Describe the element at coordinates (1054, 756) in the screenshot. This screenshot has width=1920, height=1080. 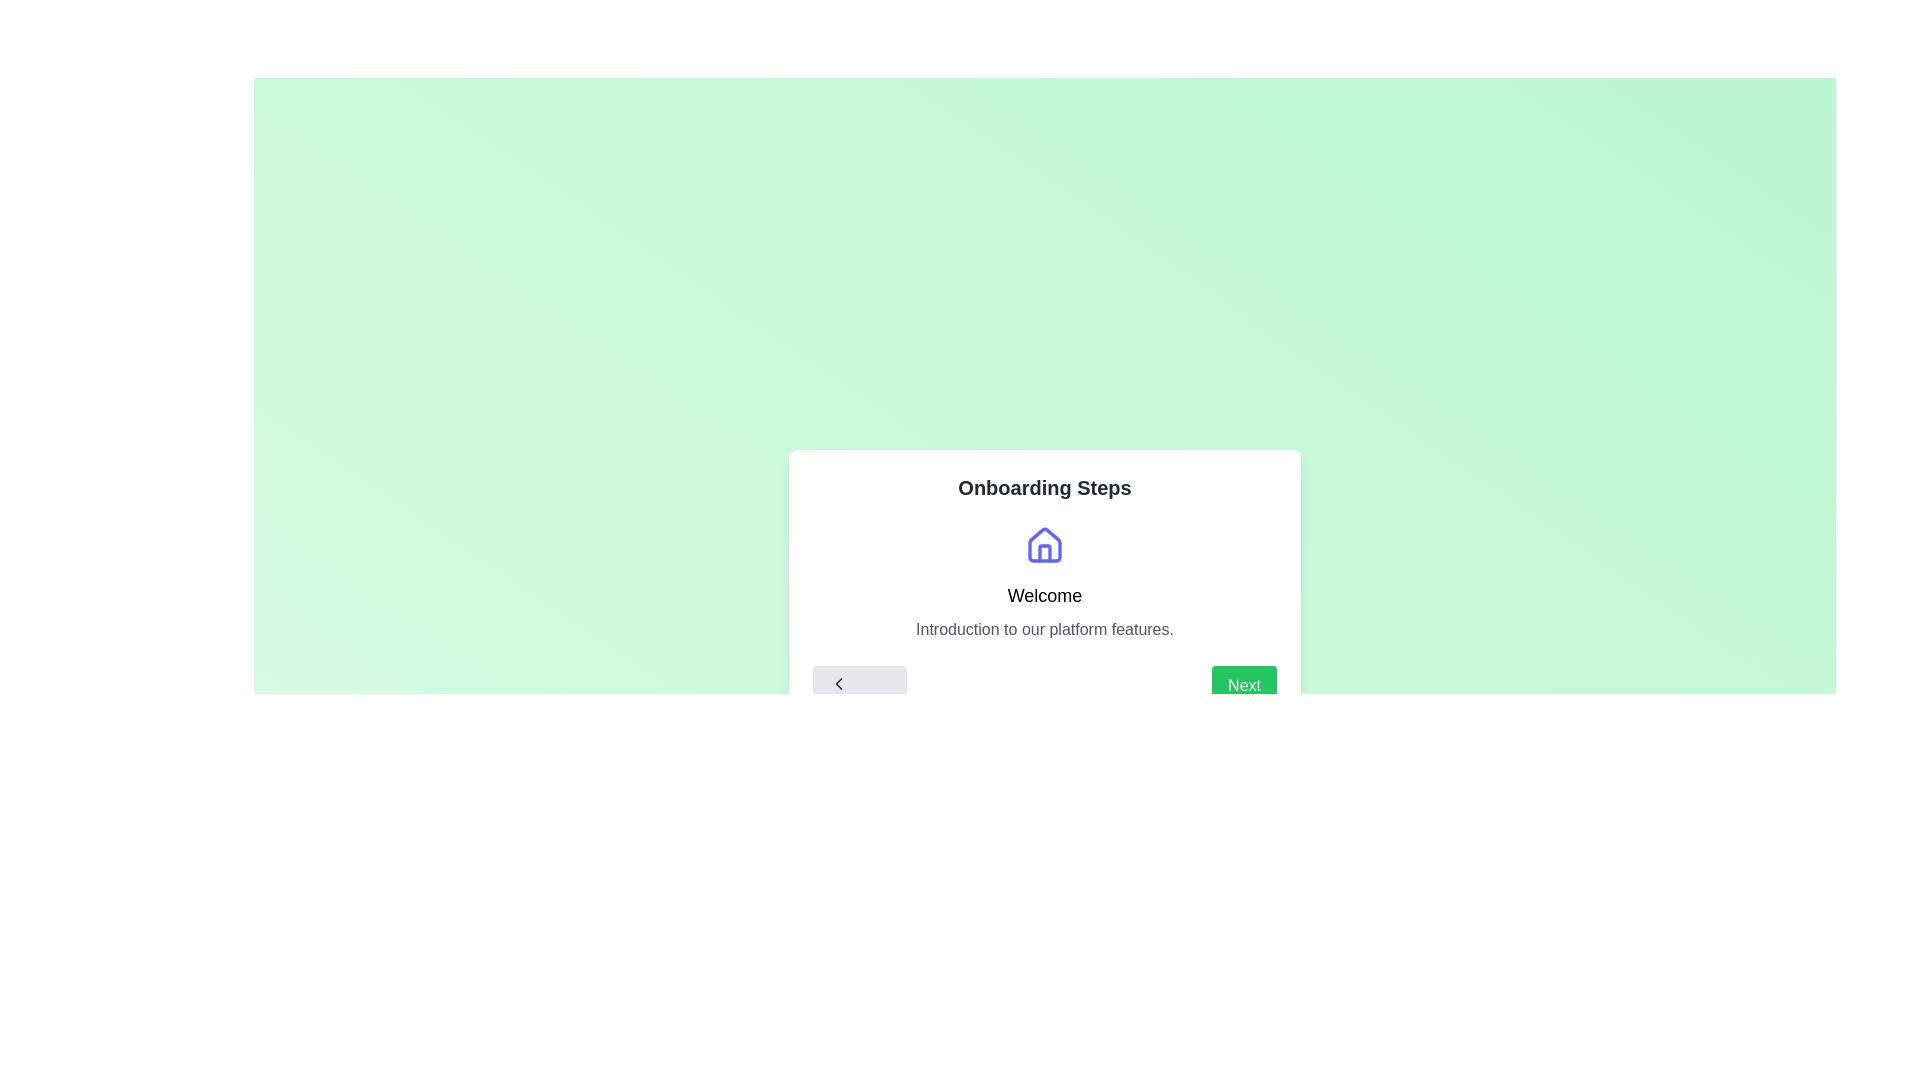
I see `the third circular dot in the progress indicator located at the bottom center of the viewport, which represents the current step in a multi-step process` at that location.